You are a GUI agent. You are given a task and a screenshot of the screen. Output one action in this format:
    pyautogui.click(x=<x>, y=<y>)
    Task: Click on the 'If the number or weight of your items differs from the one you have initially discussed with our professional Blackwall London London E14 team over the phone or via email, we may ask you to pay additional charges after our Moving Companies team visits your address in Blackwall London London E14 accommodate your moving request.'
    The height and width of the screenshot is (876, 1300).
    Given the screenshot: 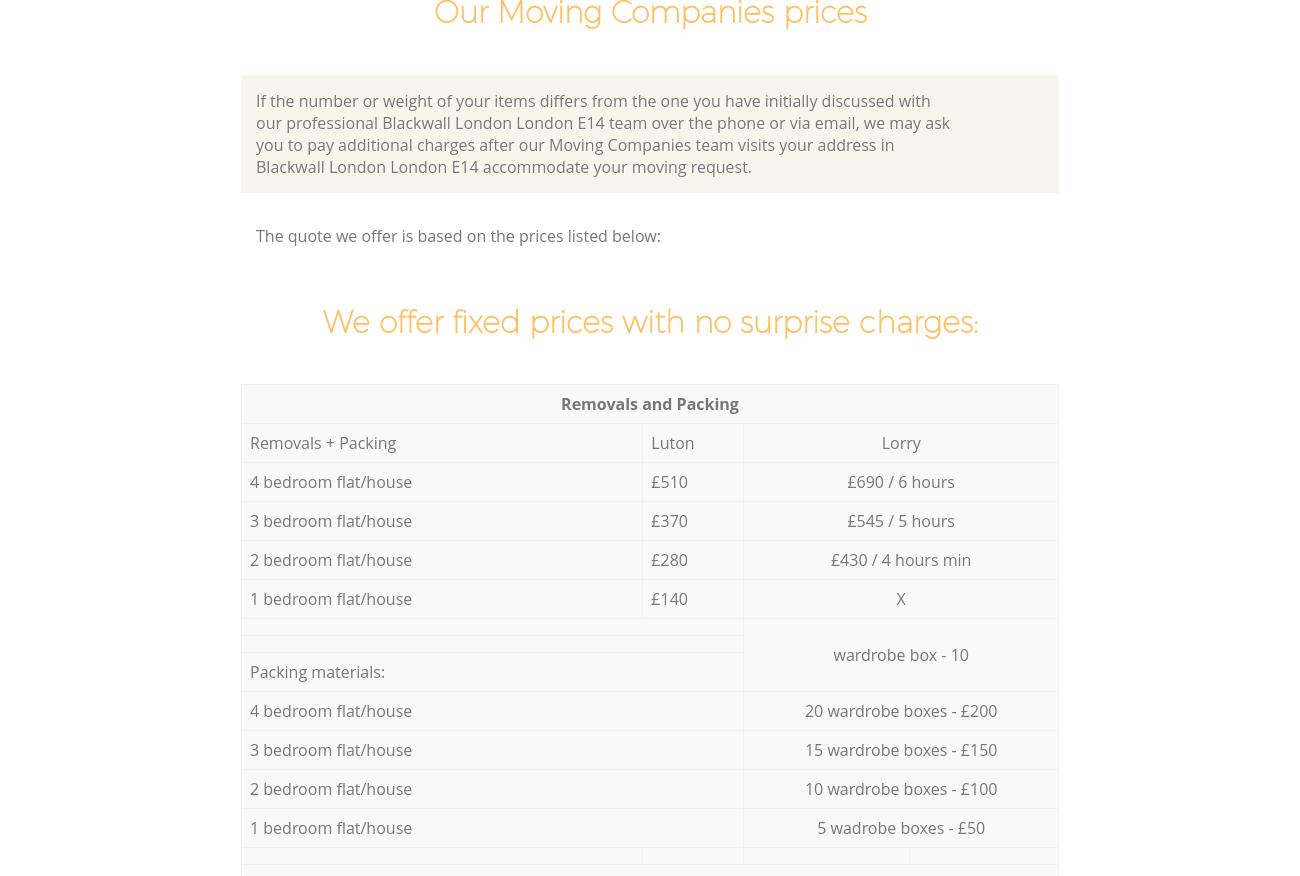 What is the action you would take?
    pyautogui.click(x=254, y=131)
    